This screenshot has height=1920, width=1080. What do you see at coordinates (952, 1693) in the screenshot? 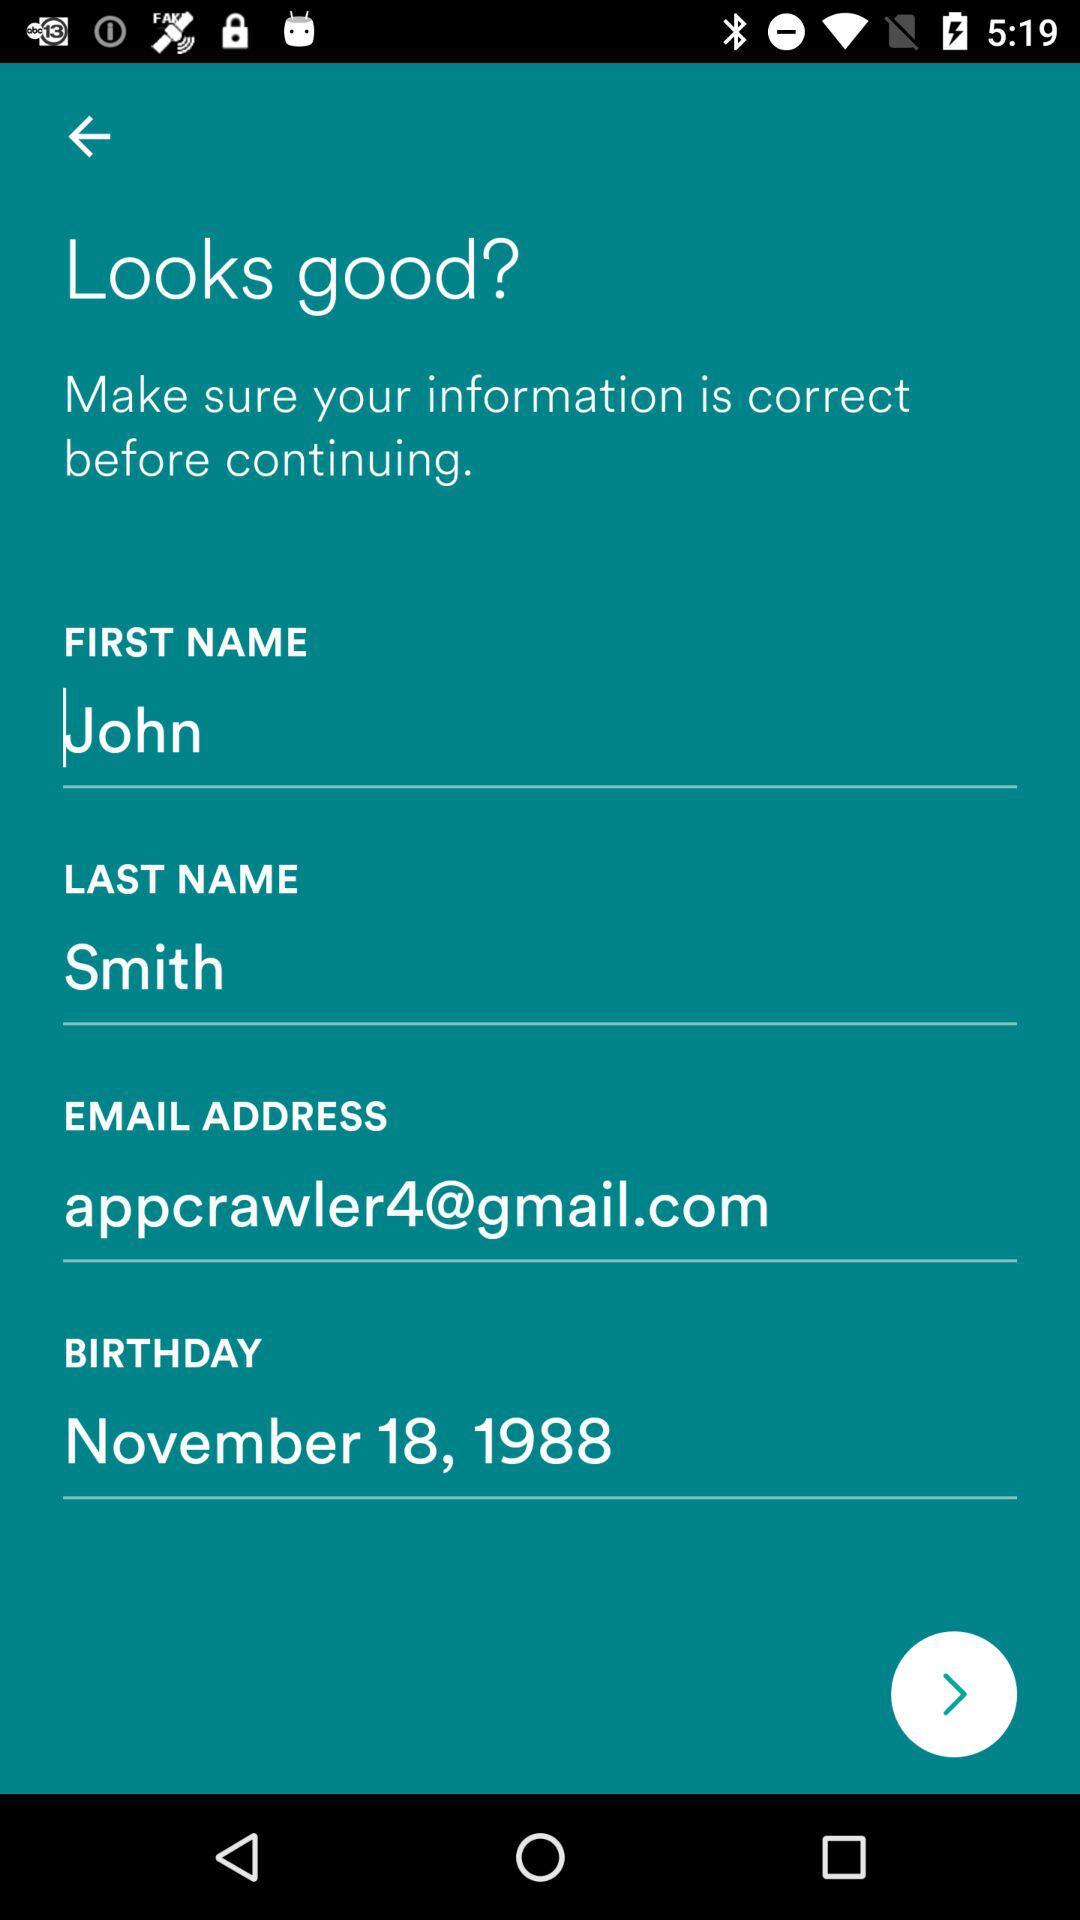
I see `the item at the bottom right corner` at bounding box center [952, 1693].